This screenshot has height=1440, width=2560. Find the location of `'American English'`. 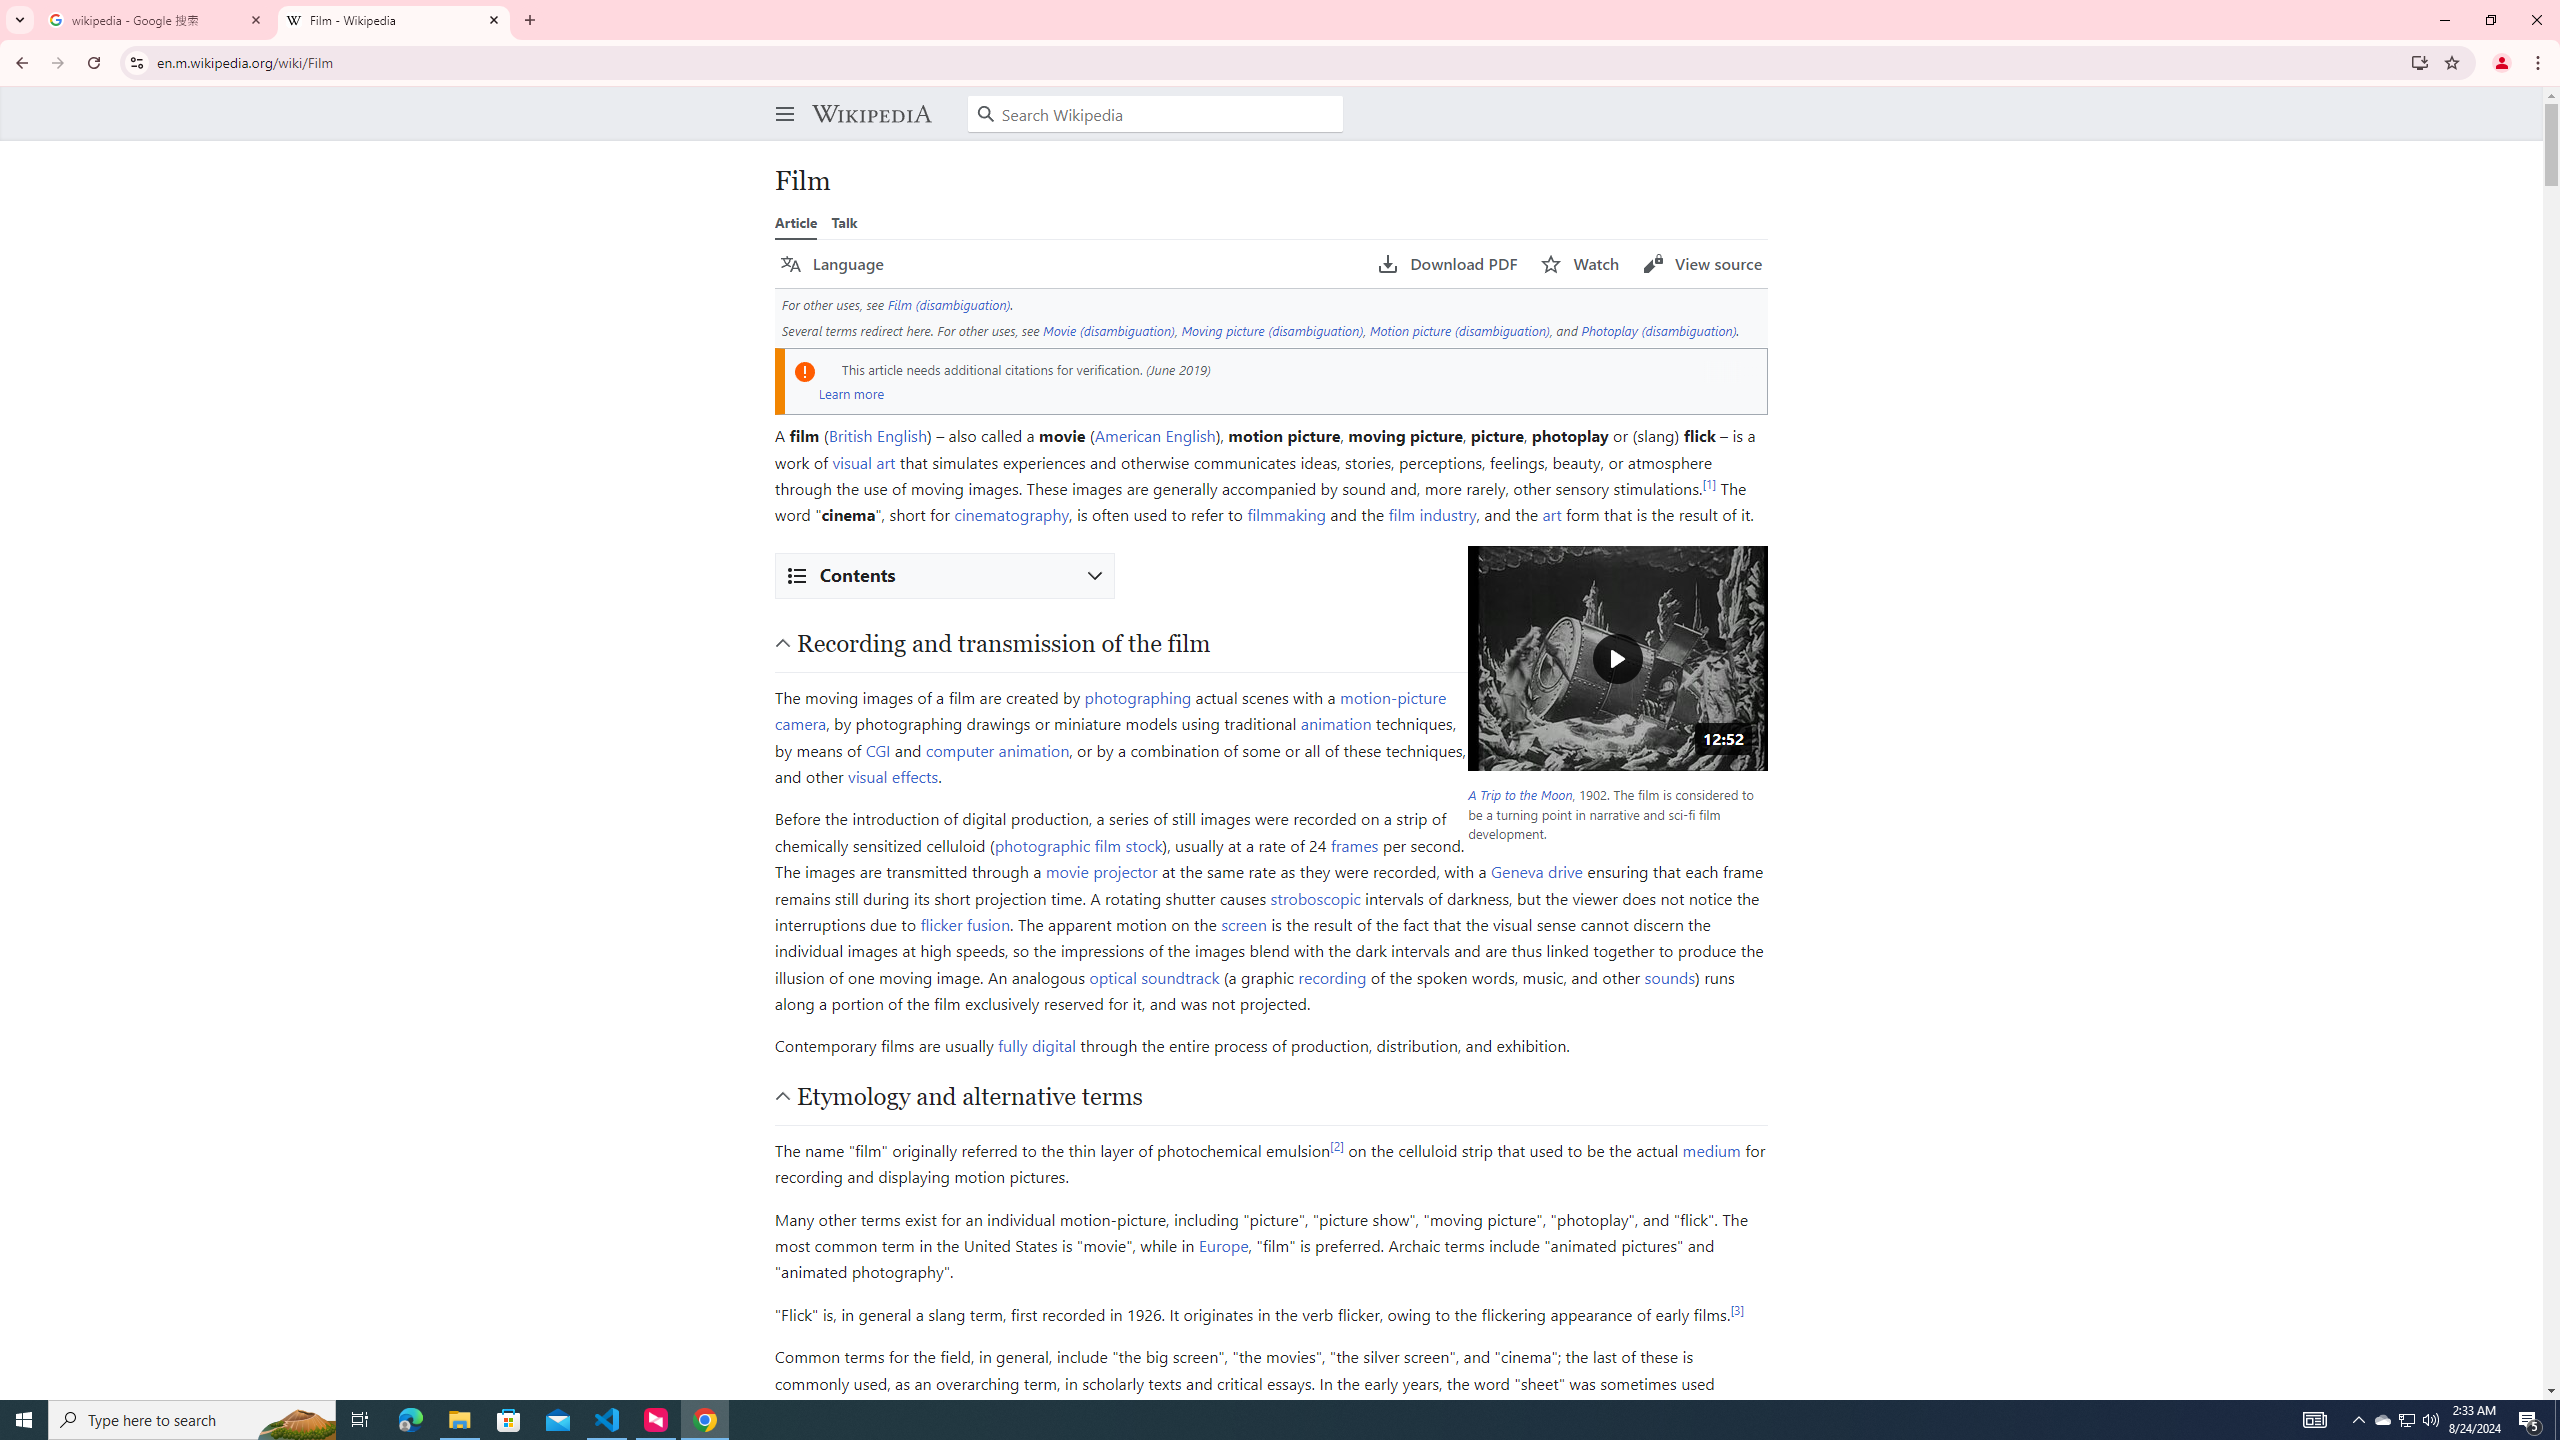

'American English' is located at coordinates (1153, 434).